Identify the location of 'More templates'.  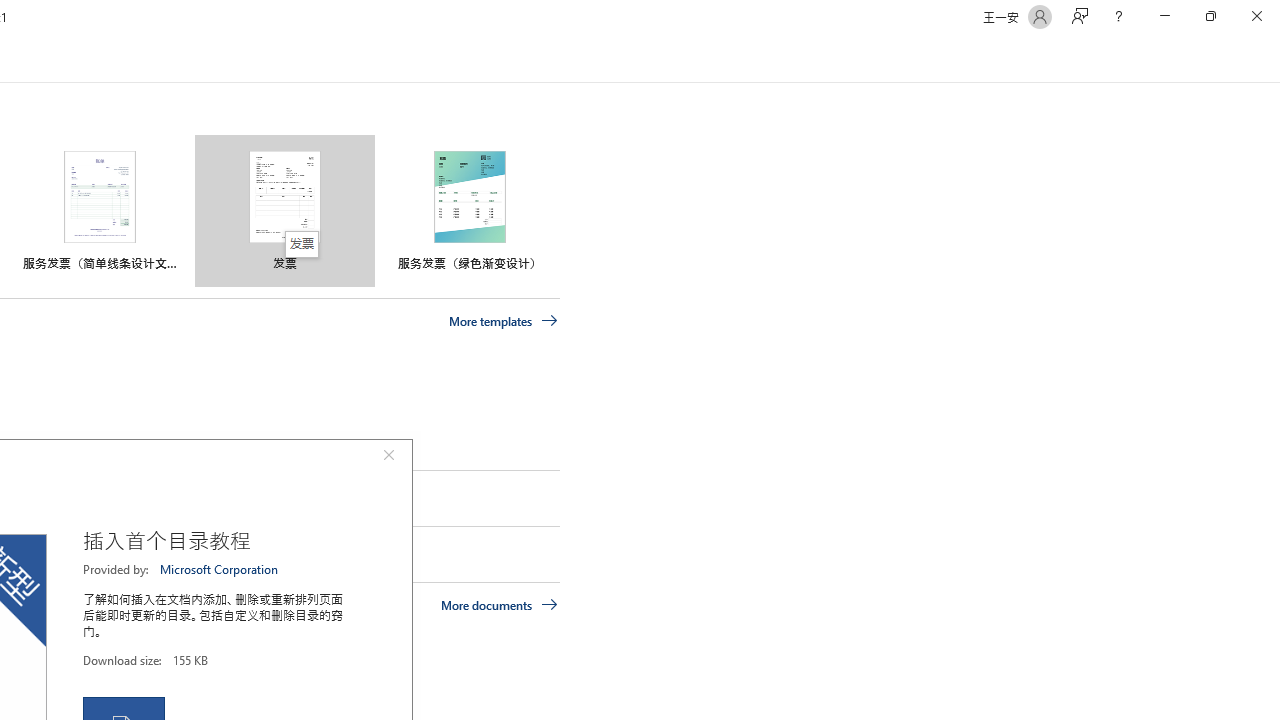
(503, 320).